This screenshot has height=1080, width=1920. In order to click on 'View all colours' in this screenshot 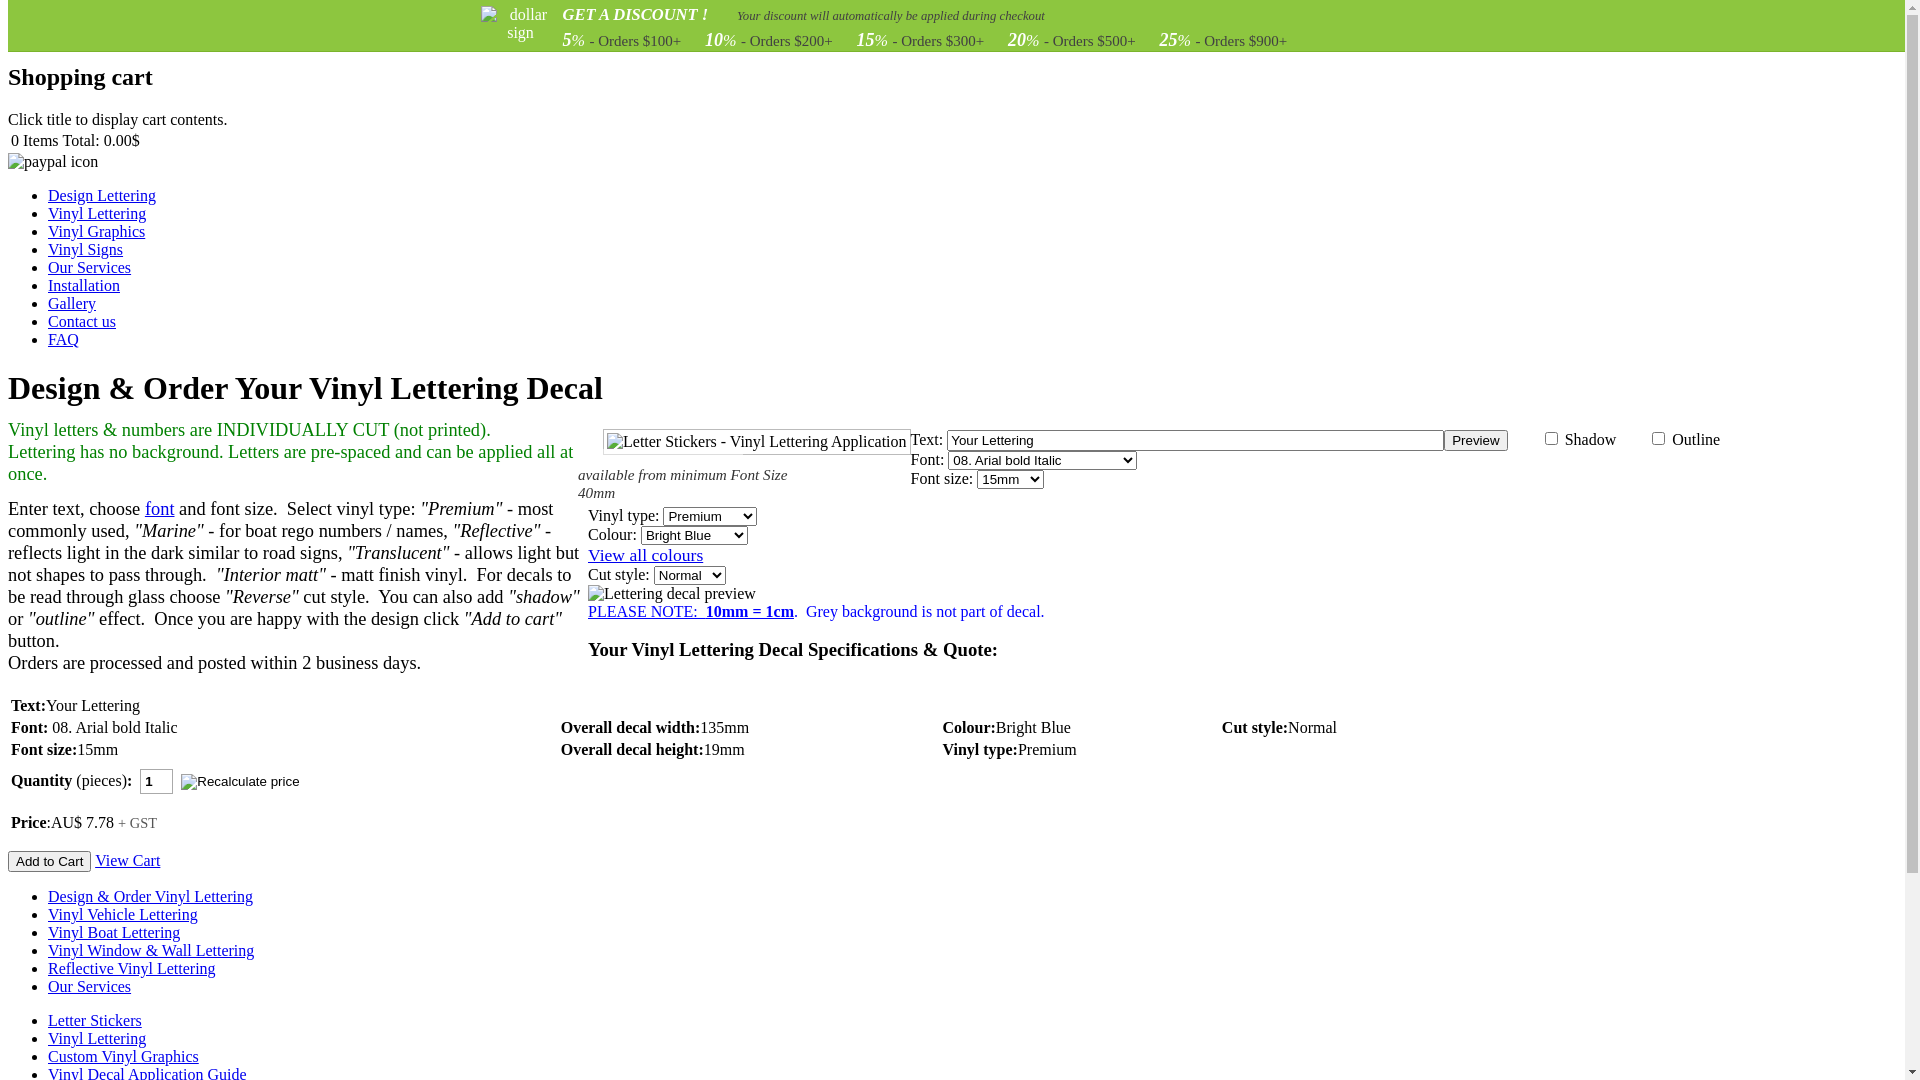, I will do `click(587, 555)`.